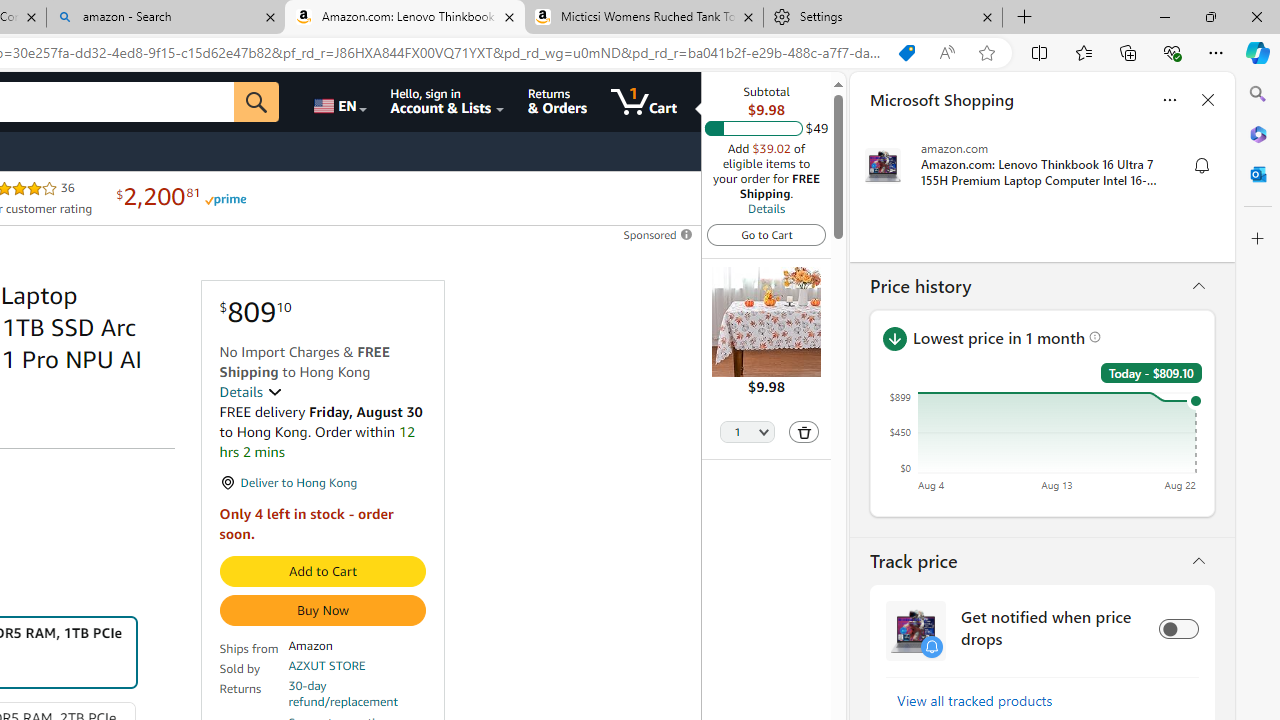  What do you see at coordinates (557, 101) in the screenshot?
I see `'Returns & Orders'` at bounding box center [557, 101].